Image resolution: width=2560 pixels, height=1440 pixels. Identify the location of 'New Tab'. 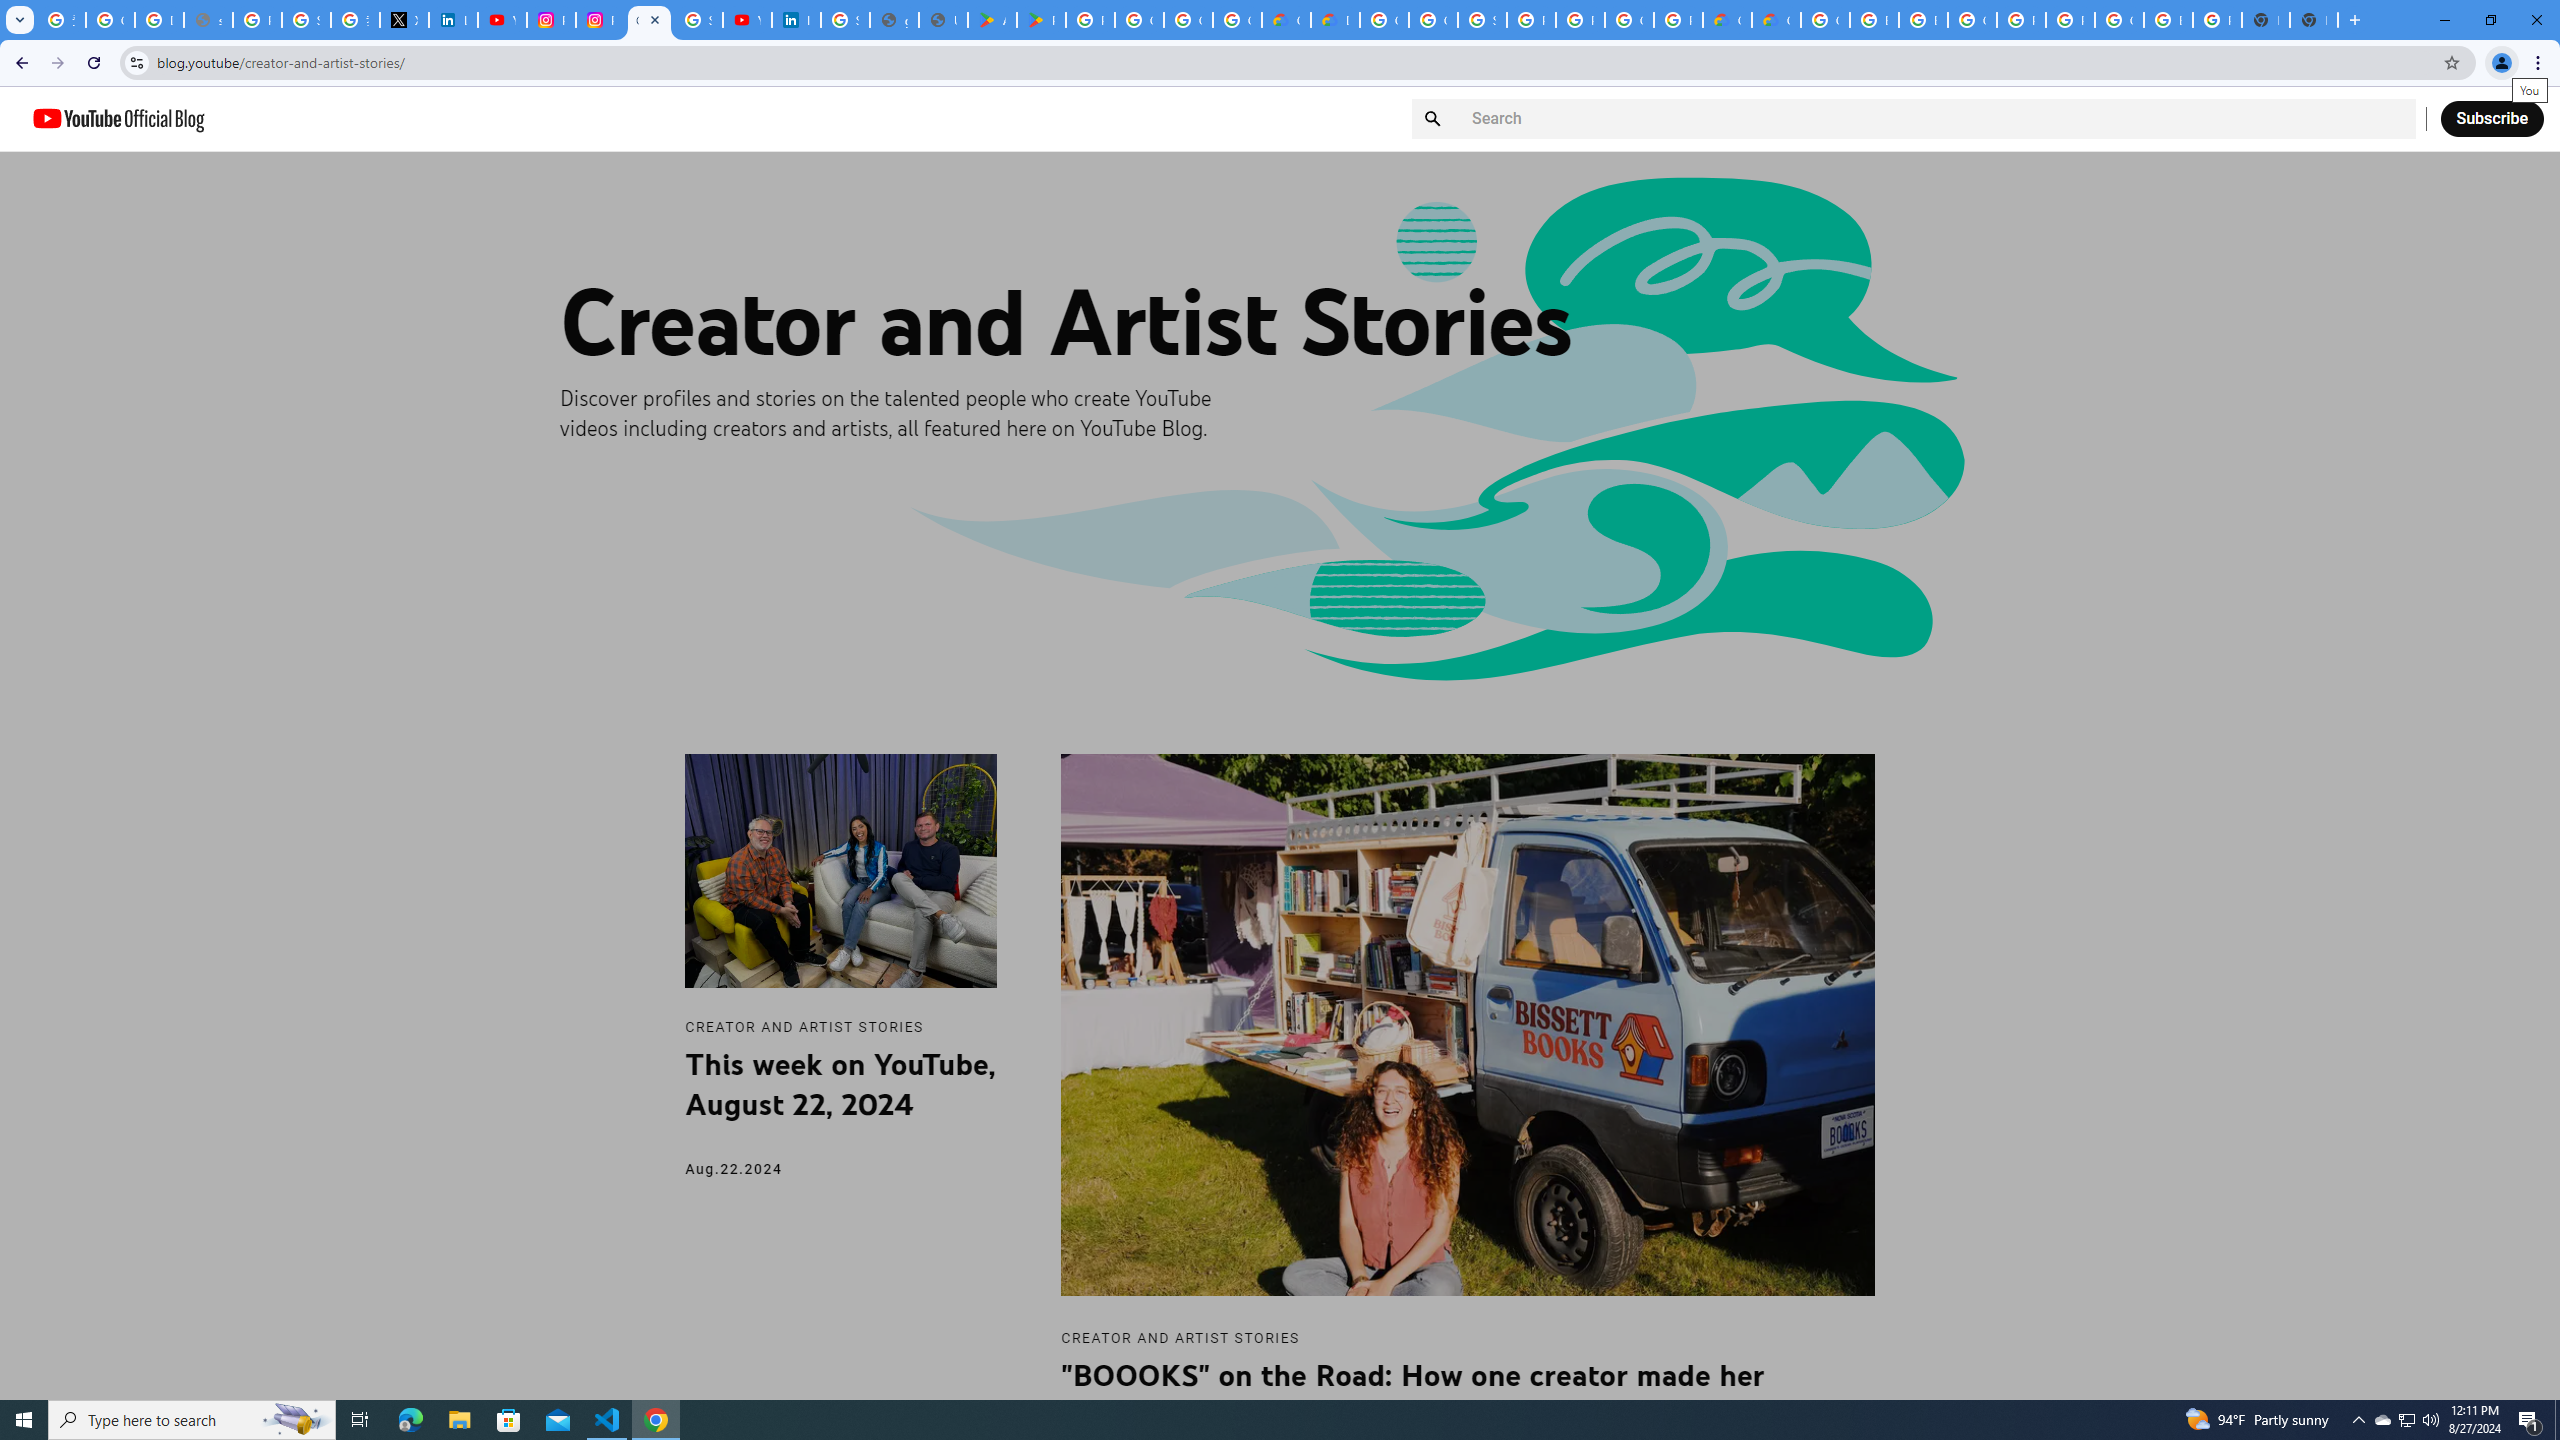
(2314, 19).